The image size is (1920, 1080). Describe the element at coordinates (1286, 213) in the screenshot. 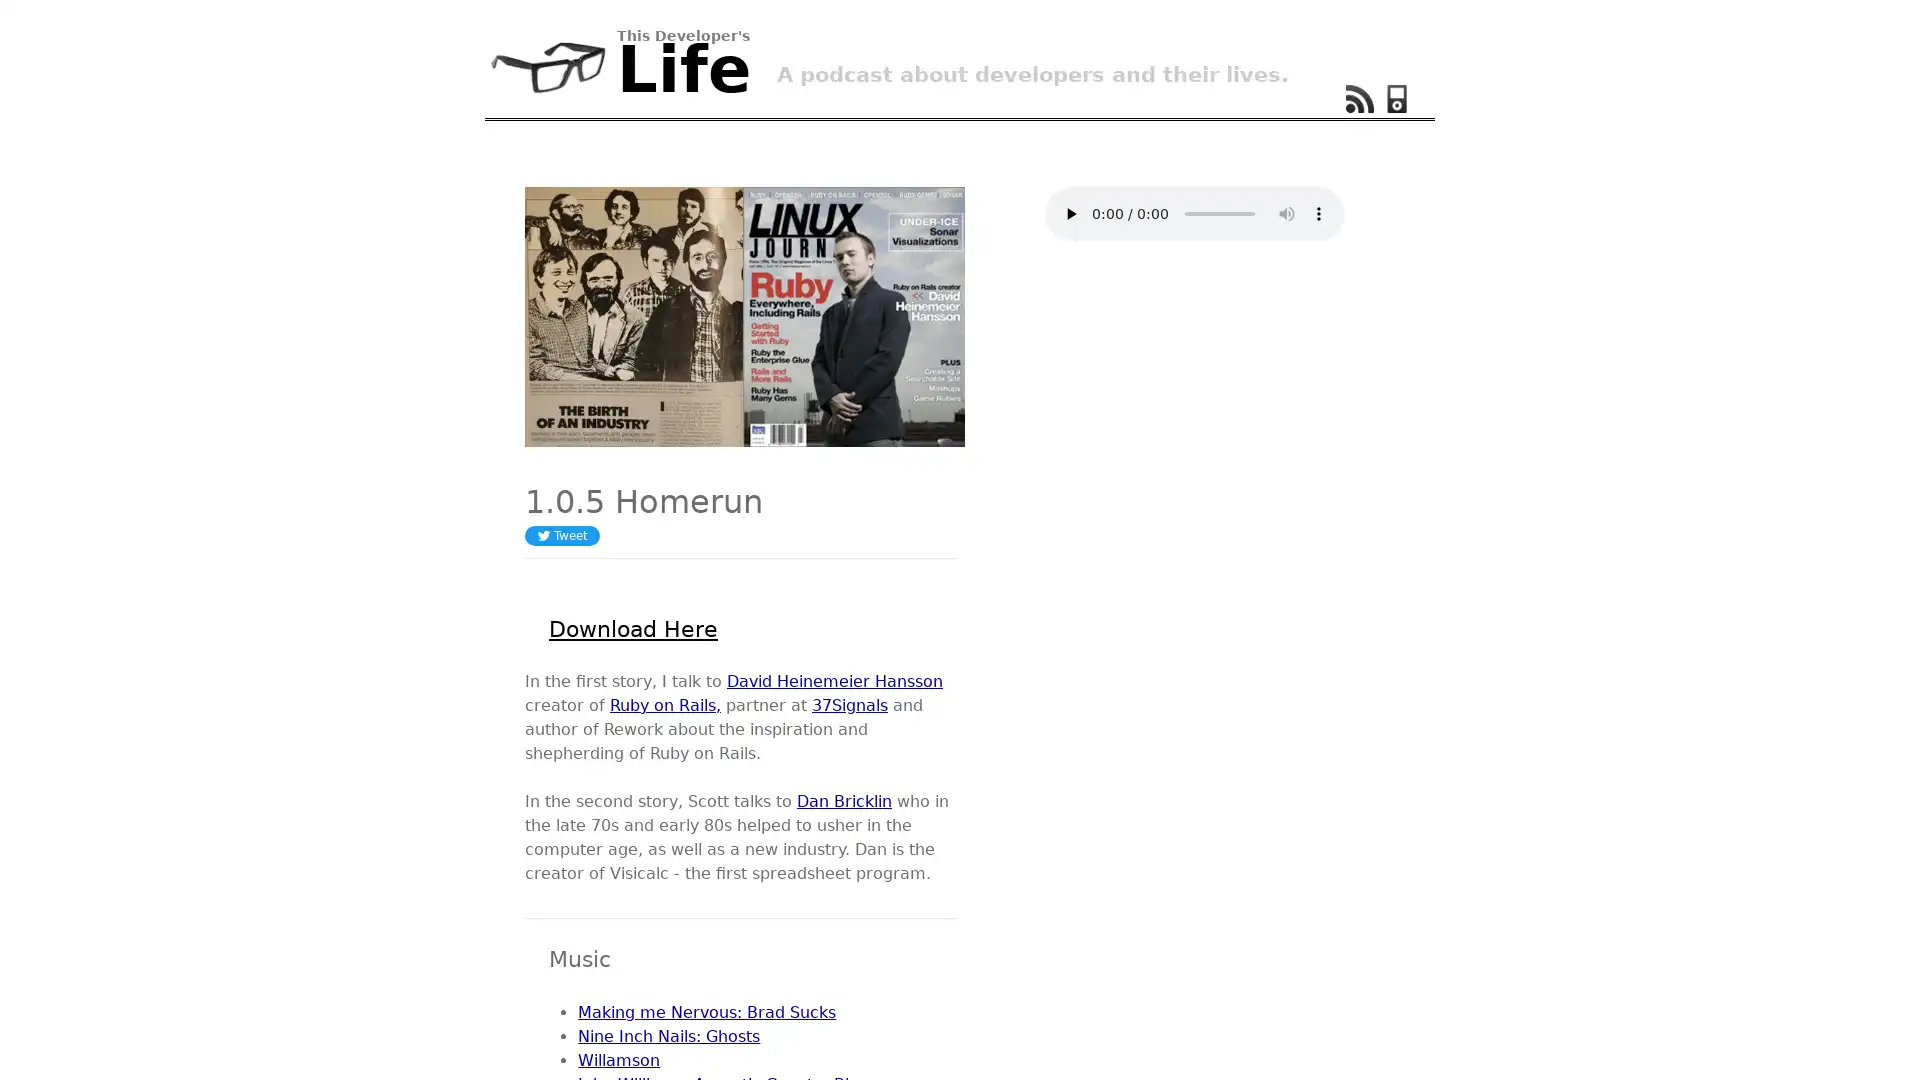

I see `mute` at that location.